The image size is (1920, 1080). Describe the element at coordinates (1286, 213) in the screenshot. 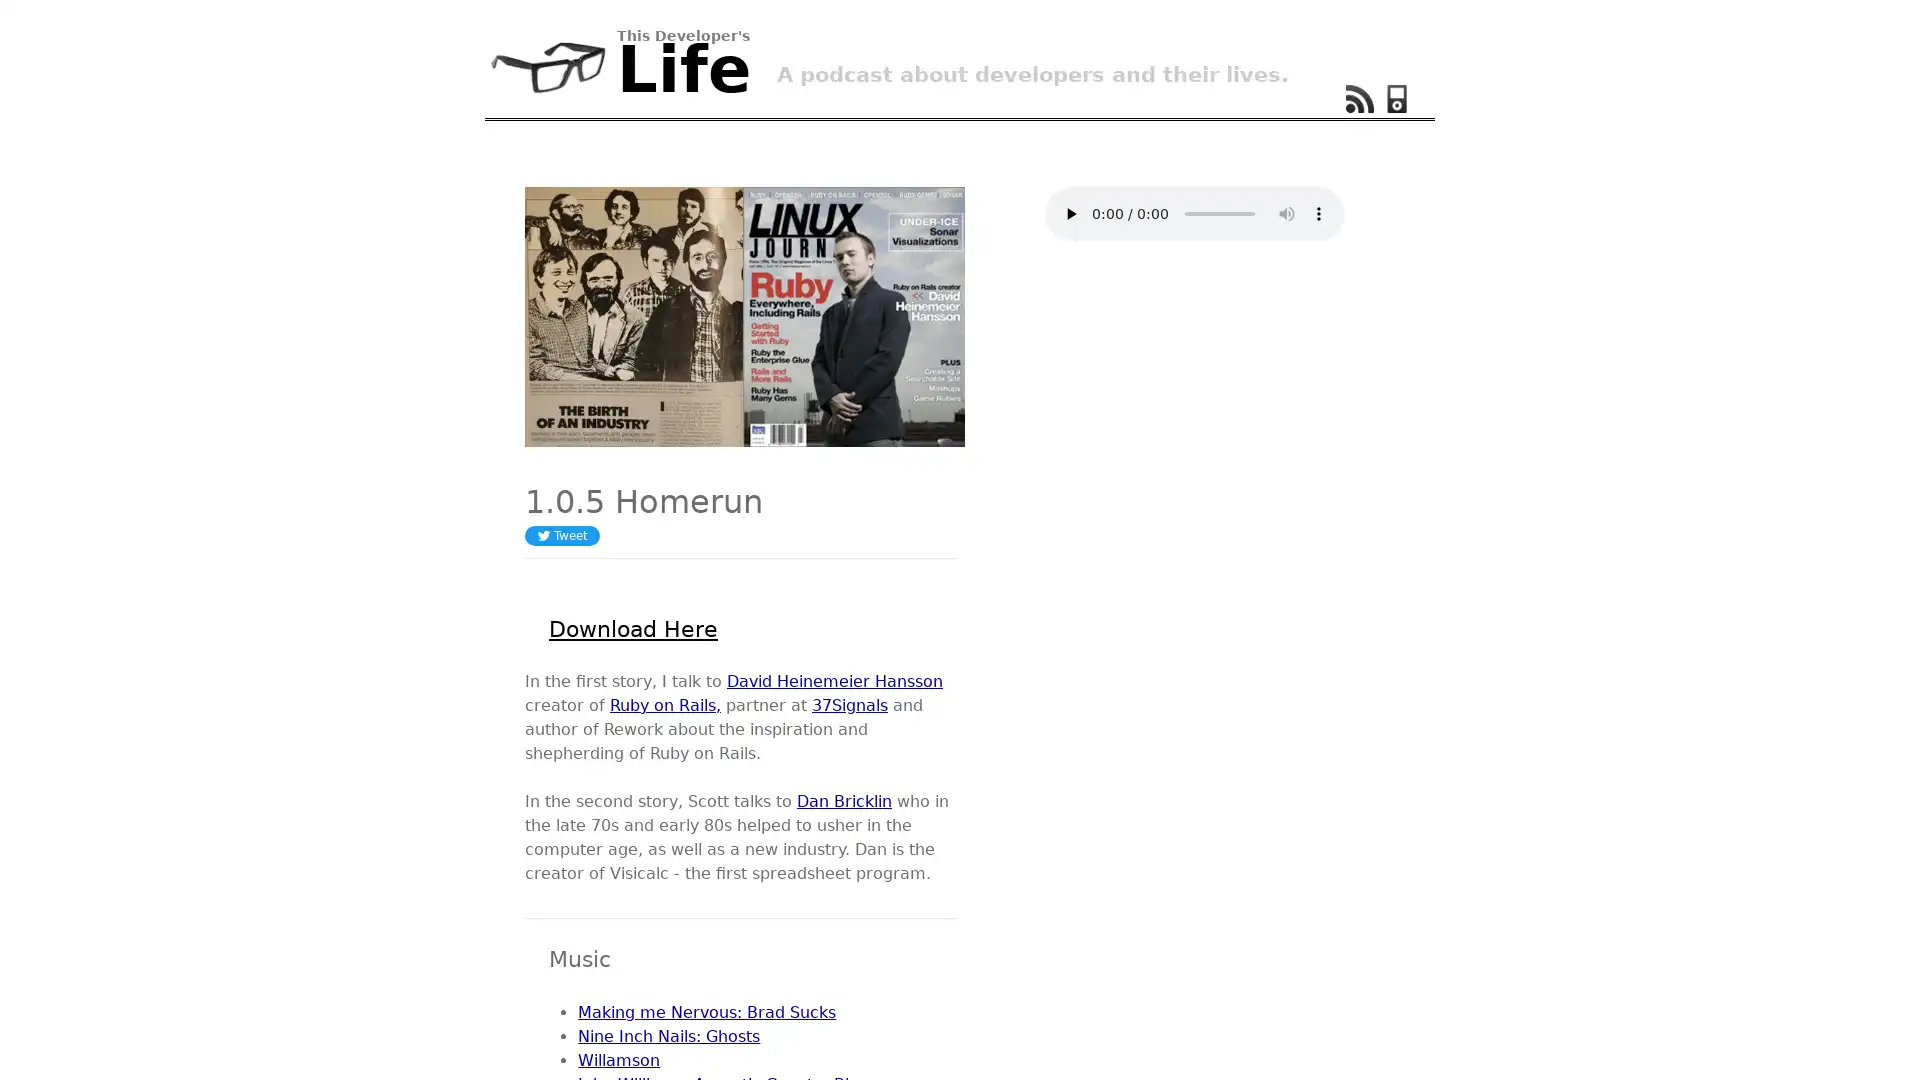

I see `mute` at that location.